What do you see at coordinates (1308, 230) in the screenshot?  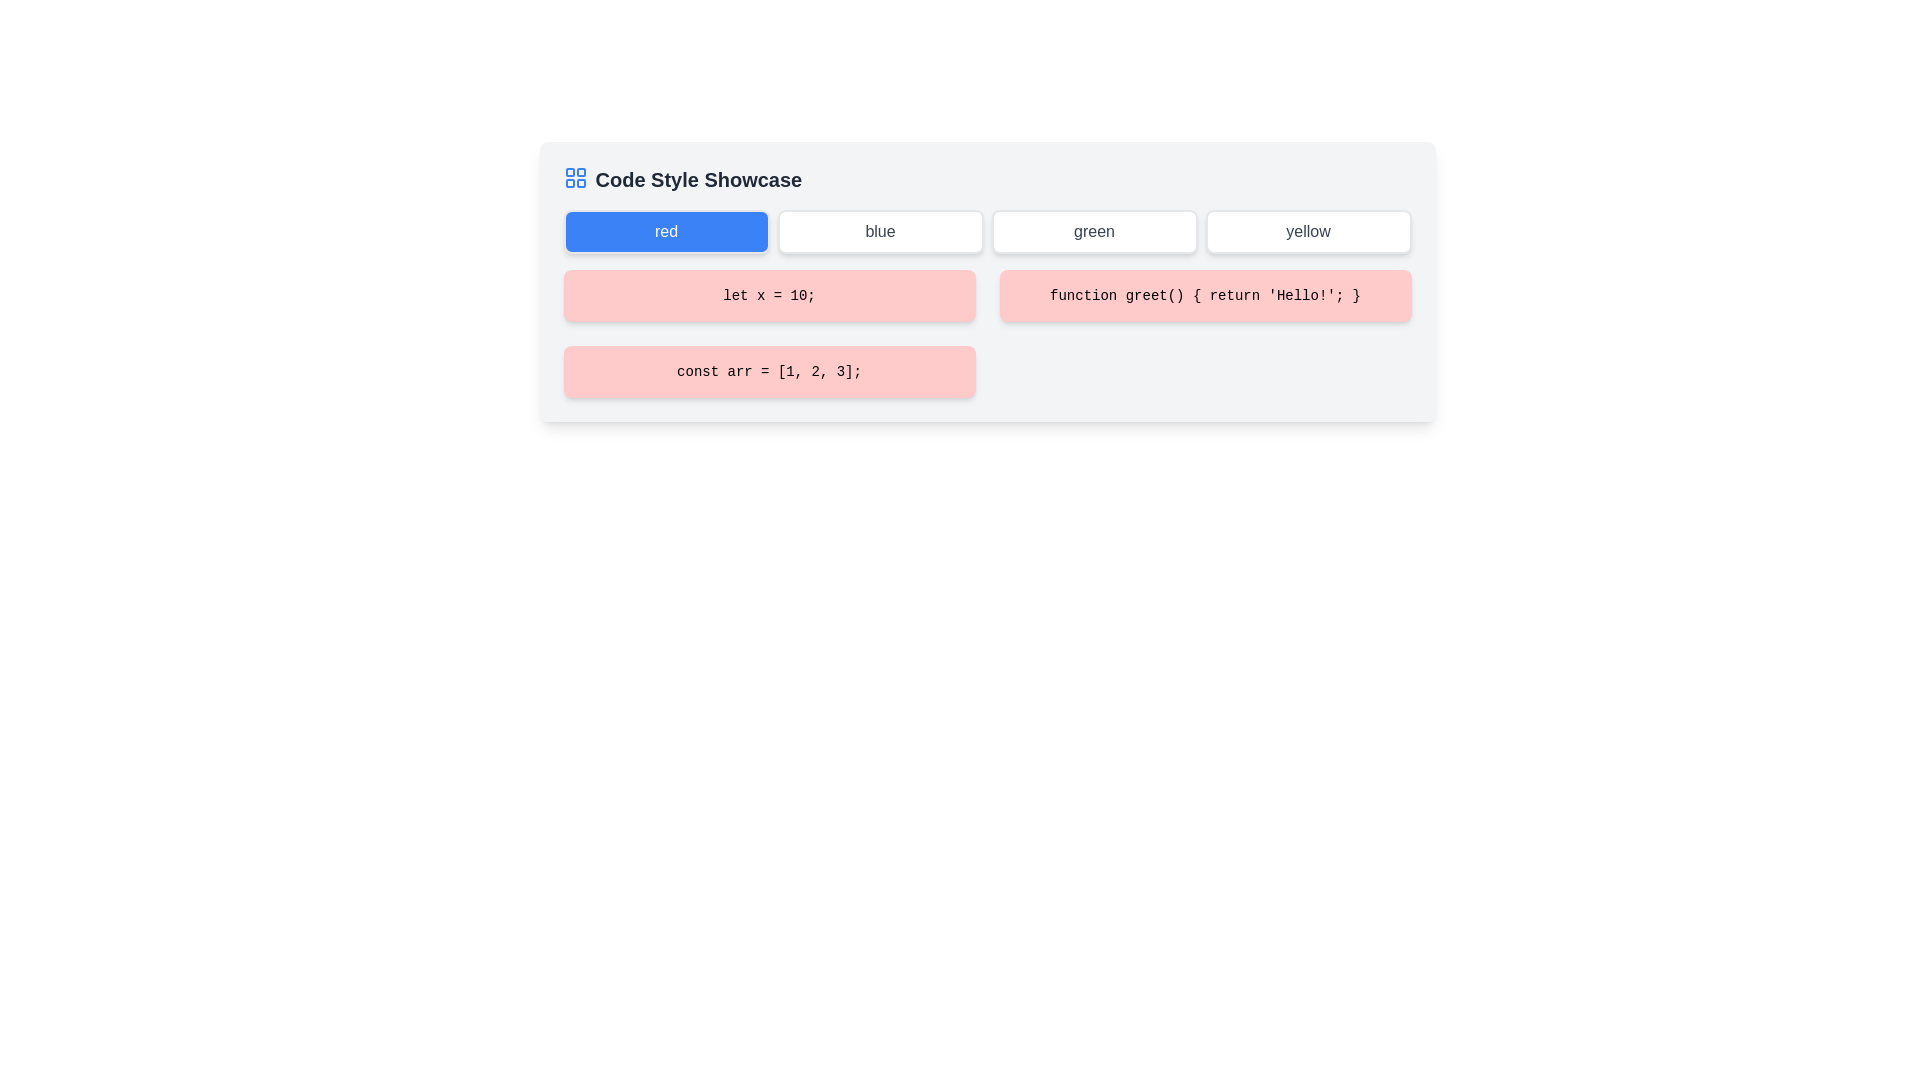 I see `the button labeled 'yellow', which is the fourth button in a horizontal series within the 'Code Style Showcase' section` at bounding box center [1308, 230].